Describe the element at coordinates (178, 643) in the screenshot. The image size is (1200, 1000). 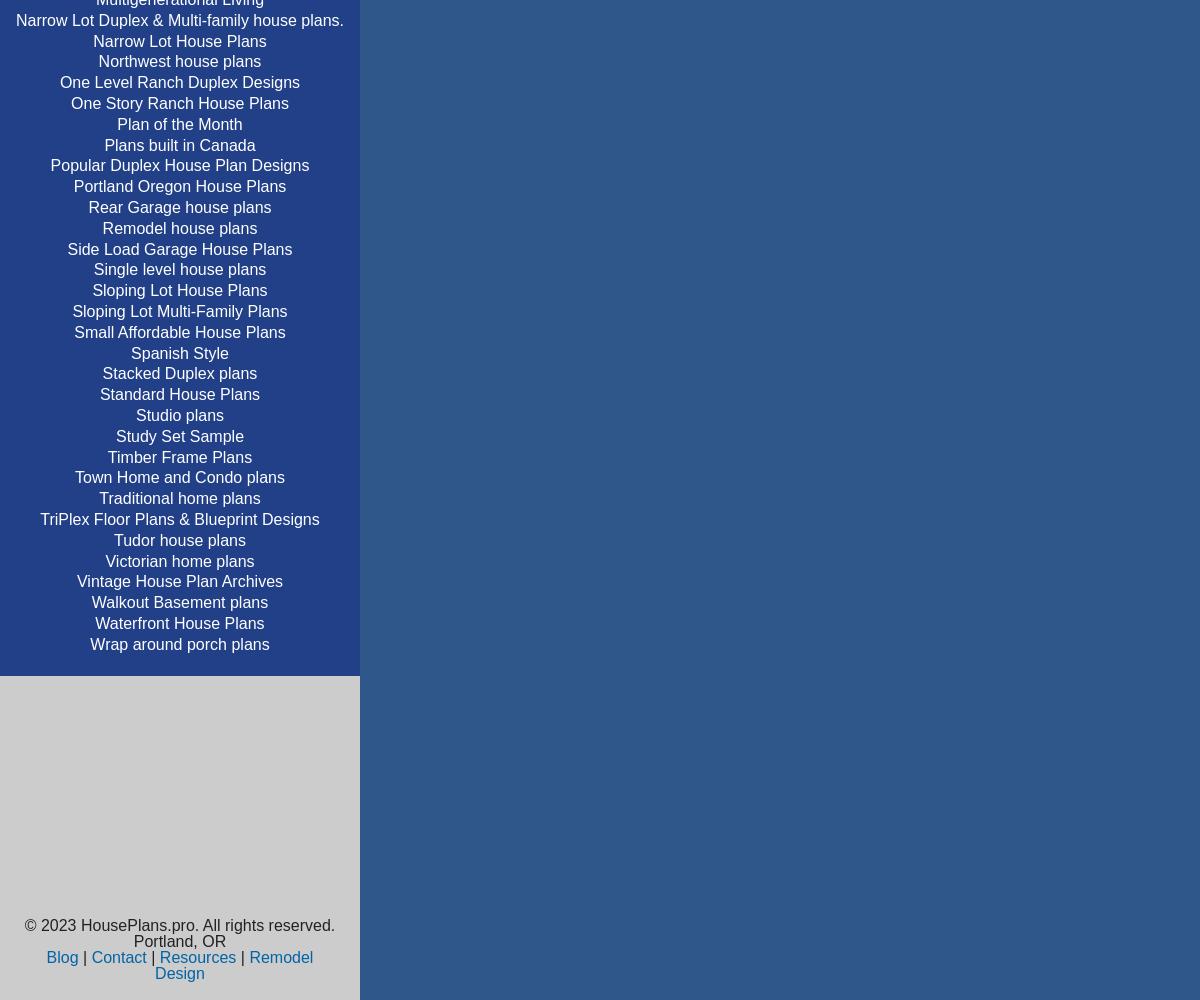
I see `'Wrap around porch plans'` at that location.